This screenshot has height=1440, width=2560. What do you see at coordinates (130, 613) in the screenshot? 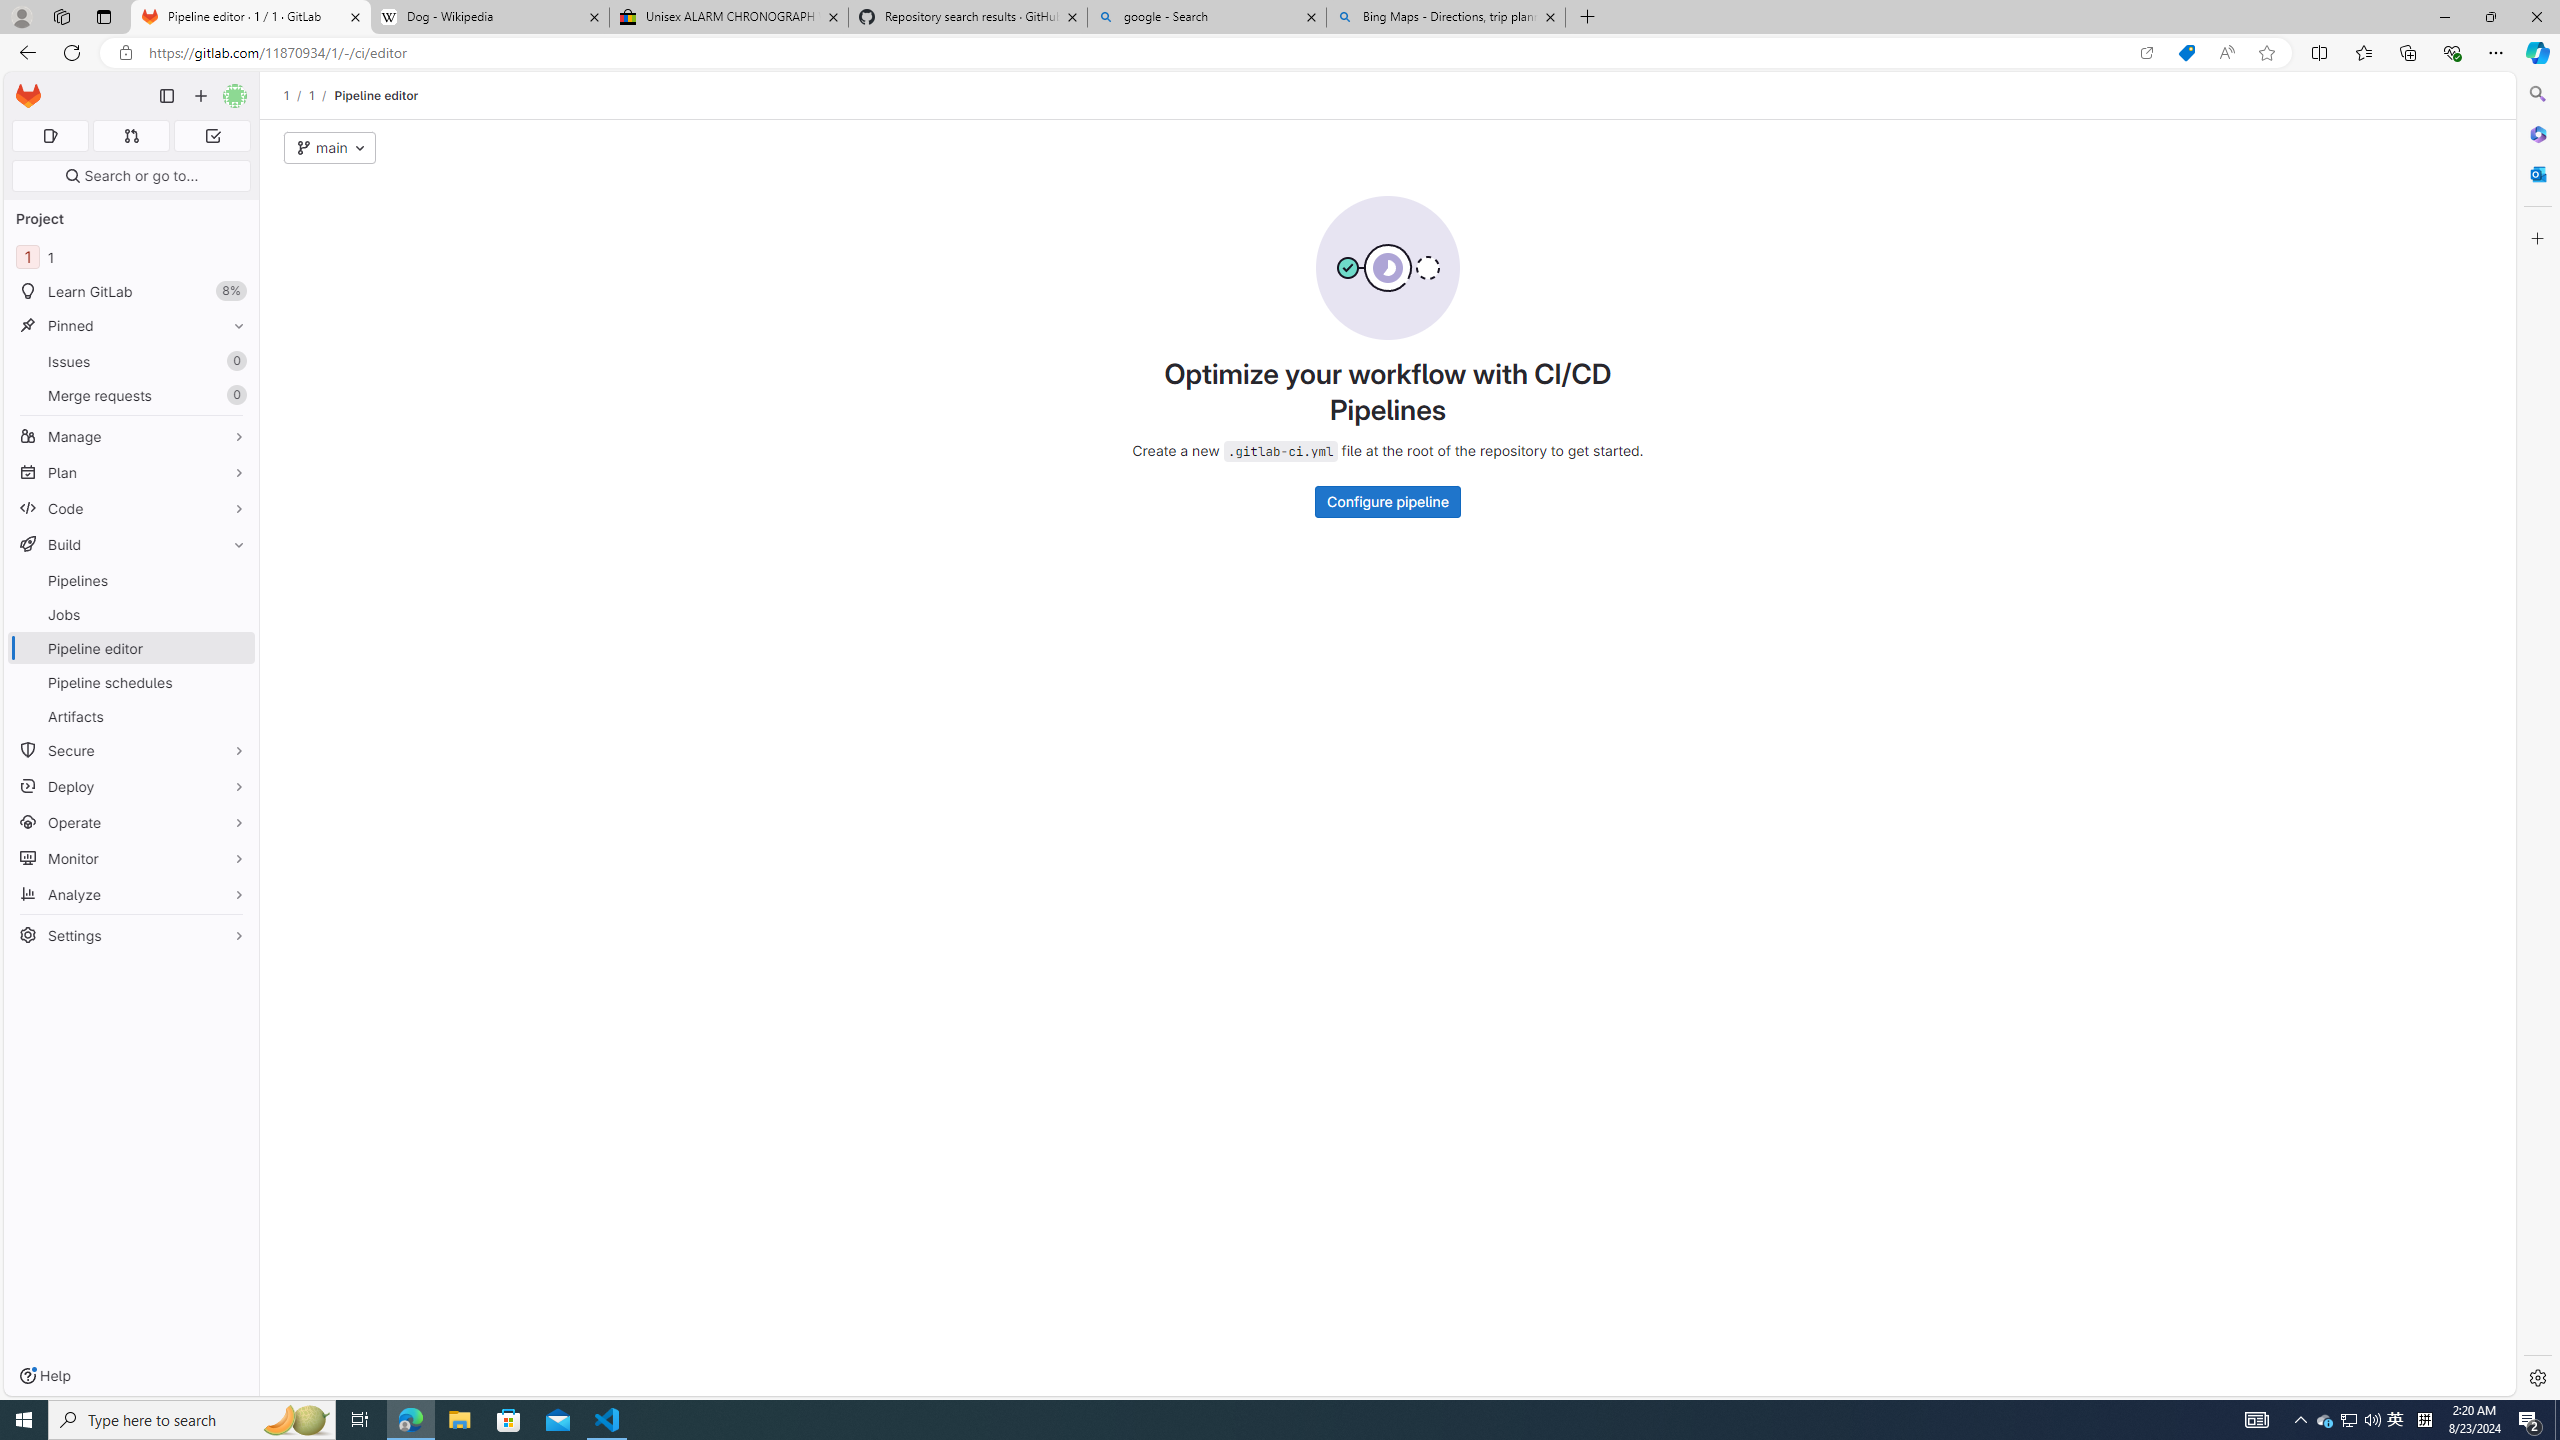
I see `'Jobs'` at bounding box center [130, 613].